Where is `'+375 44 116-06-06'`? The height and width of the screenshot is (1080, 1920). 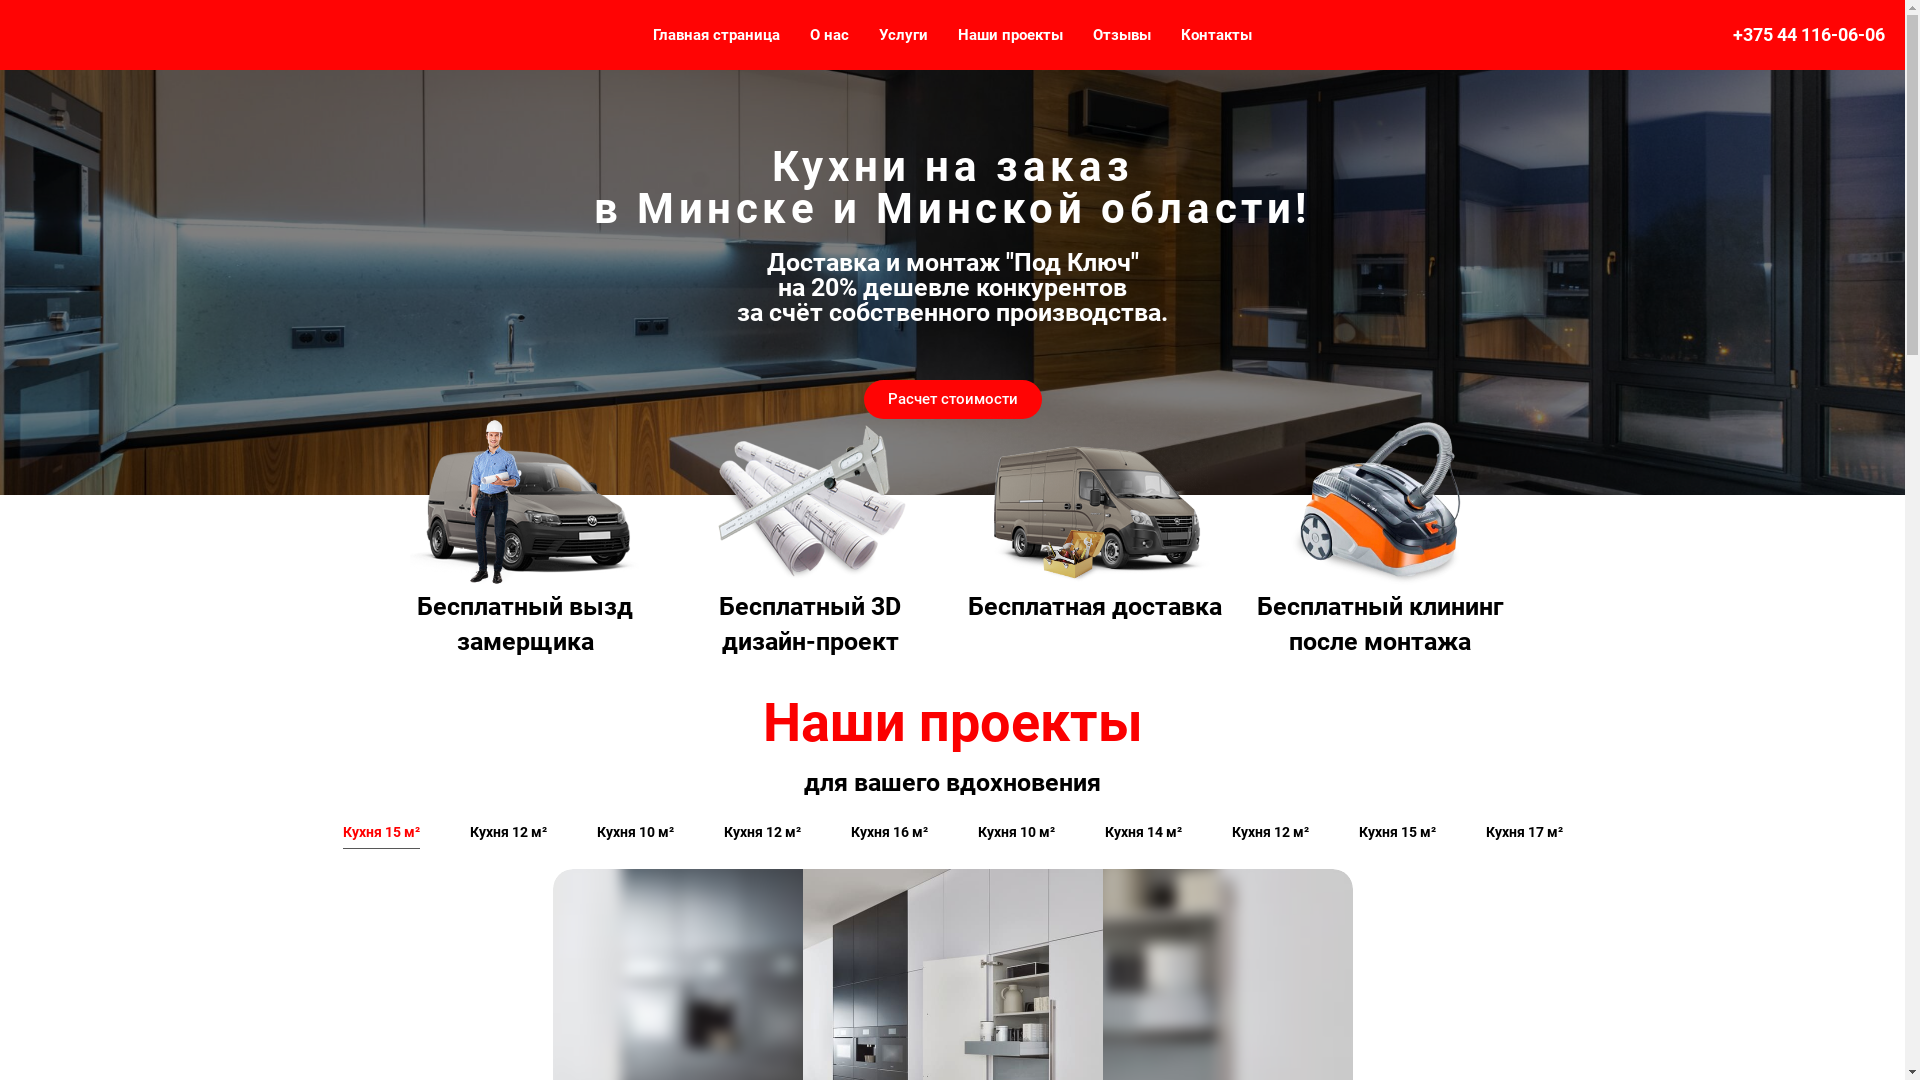
'+375 44 116-06-06' is located at coordinates (1809, 34).